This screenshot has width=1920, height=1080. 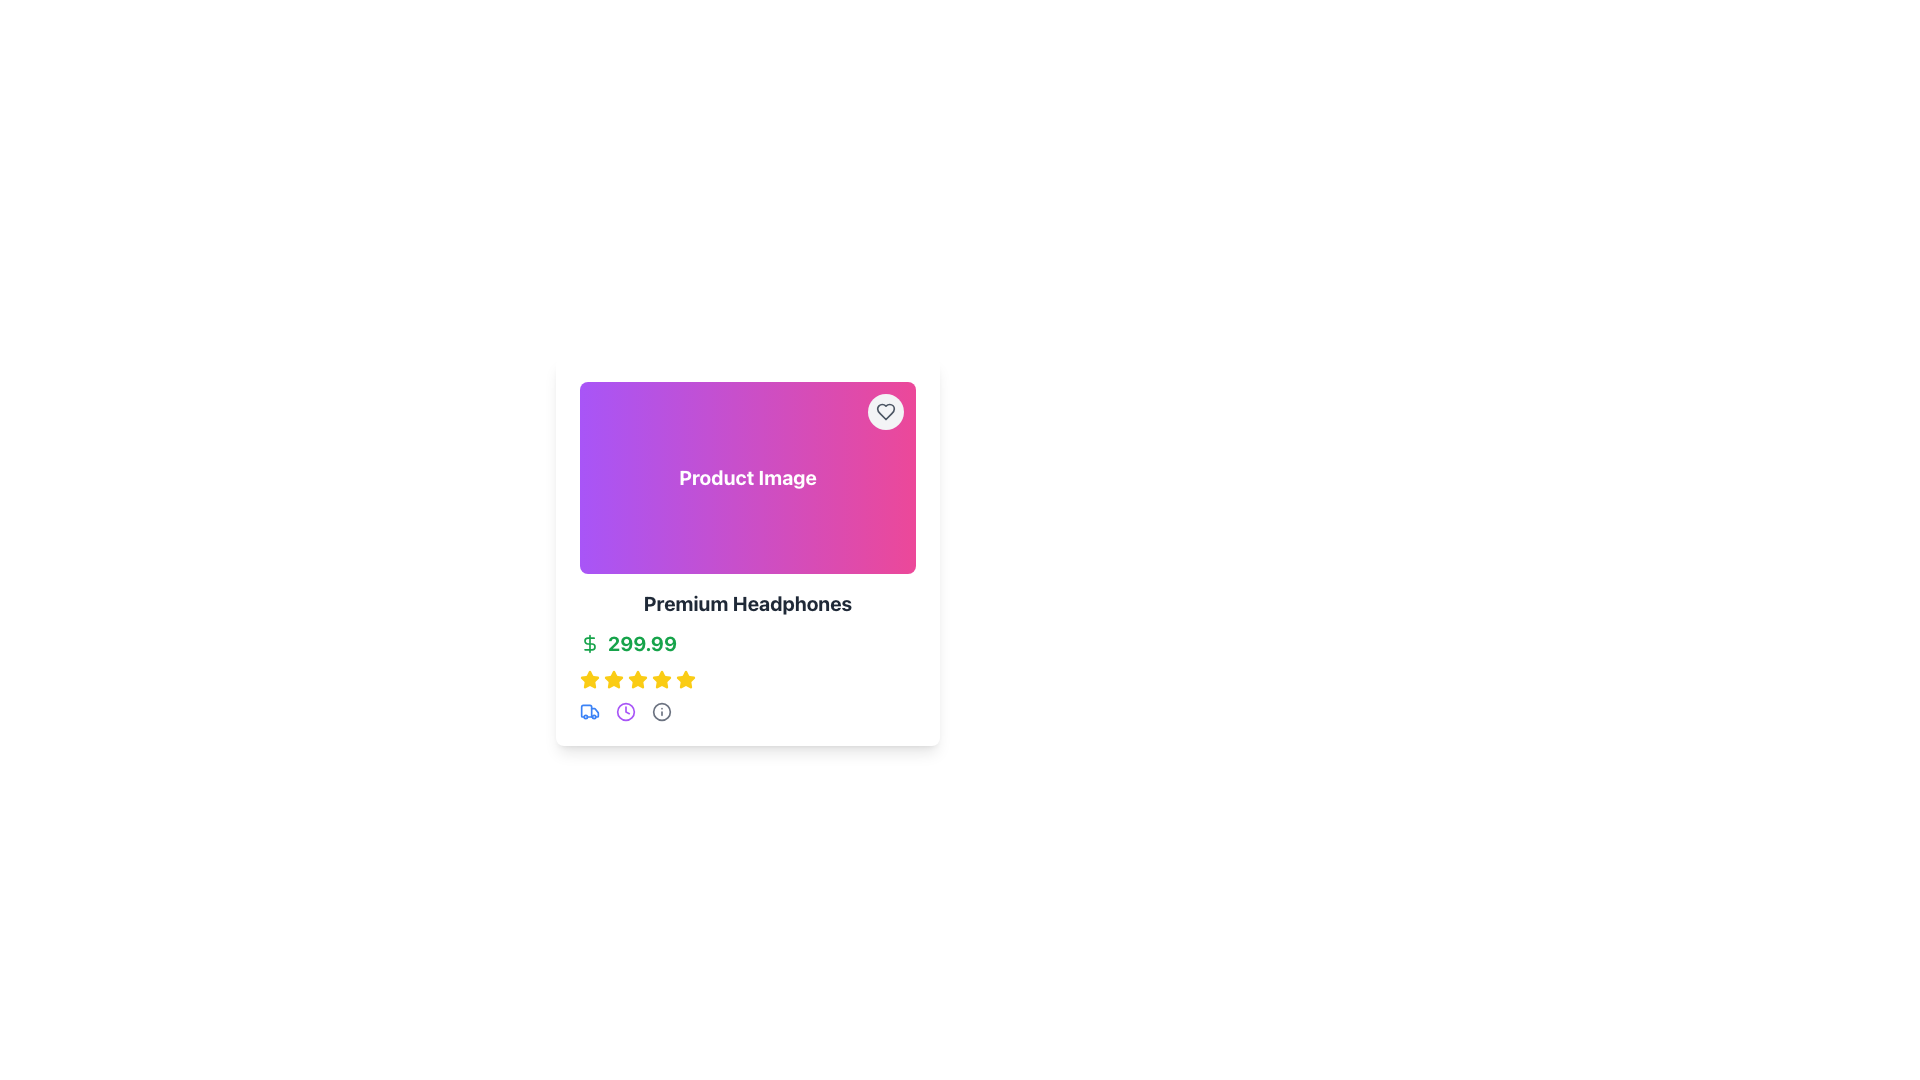 I want to click on the fourth yellow star-shaped rating icon in the row below 'Premium Headphones' and '$299.99', so click(x=662, y=678).